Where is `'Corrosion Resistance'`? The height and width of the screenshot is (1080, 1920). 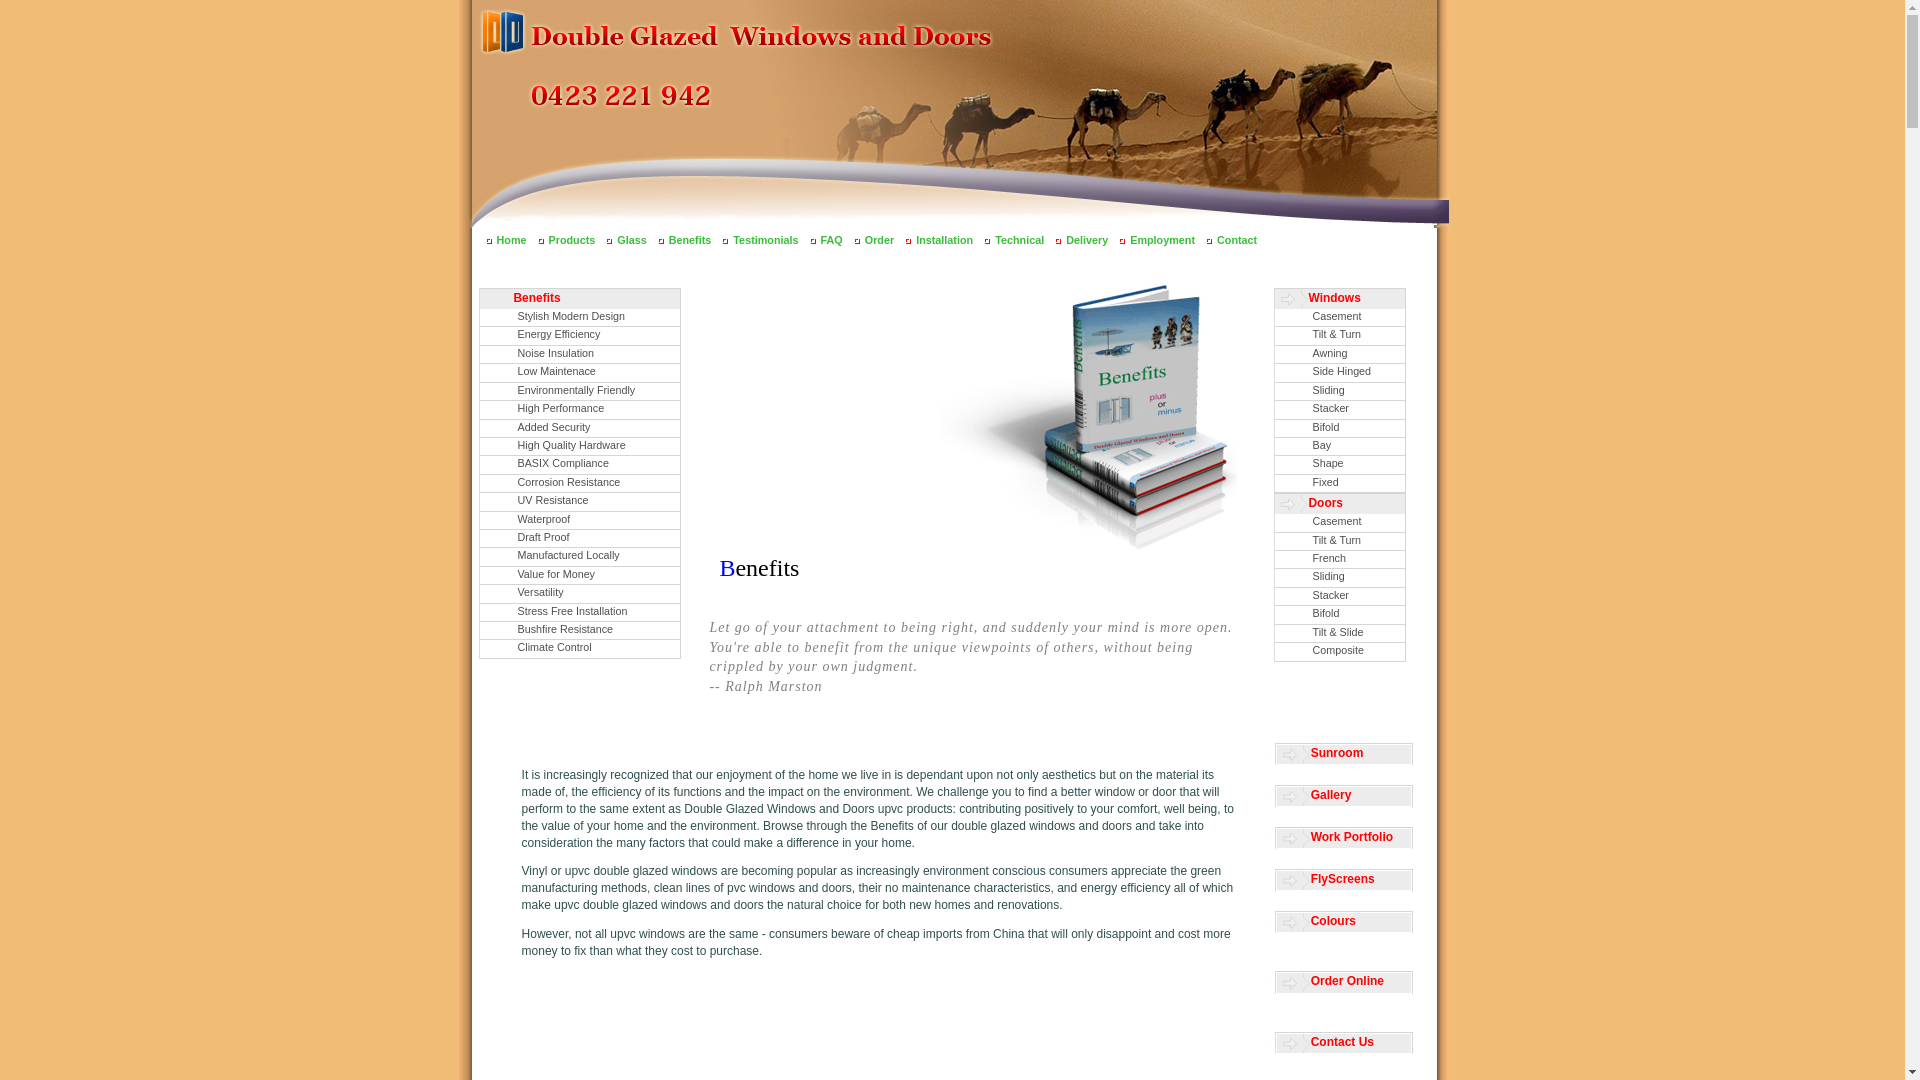 'Corrosion Resistance' is located at coordinates (579, 483).